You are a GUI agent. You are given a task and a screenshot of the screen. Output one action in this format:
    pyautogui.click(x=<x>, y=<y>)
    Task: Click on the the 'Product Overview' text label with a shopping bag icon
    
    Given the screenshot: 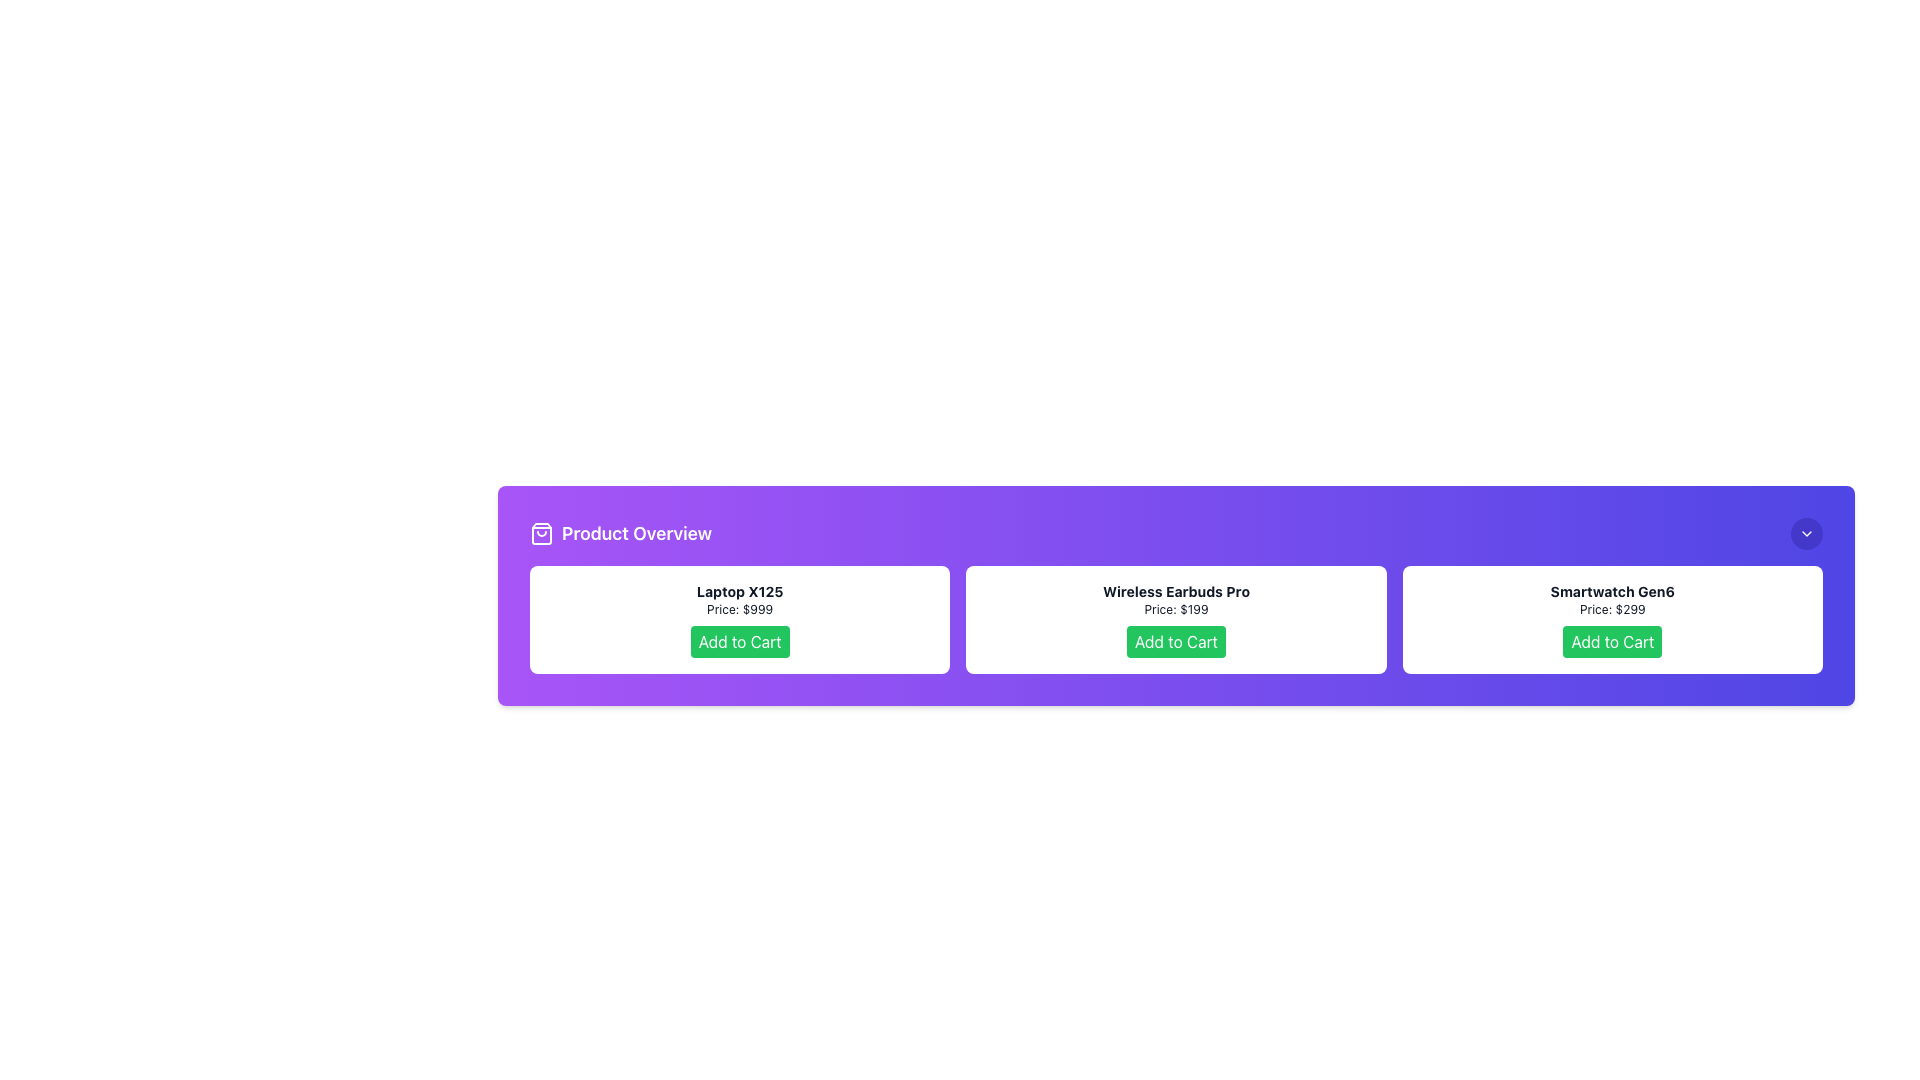 What is the action you would take?
    pyautogui.click(x=620, y=532)
    